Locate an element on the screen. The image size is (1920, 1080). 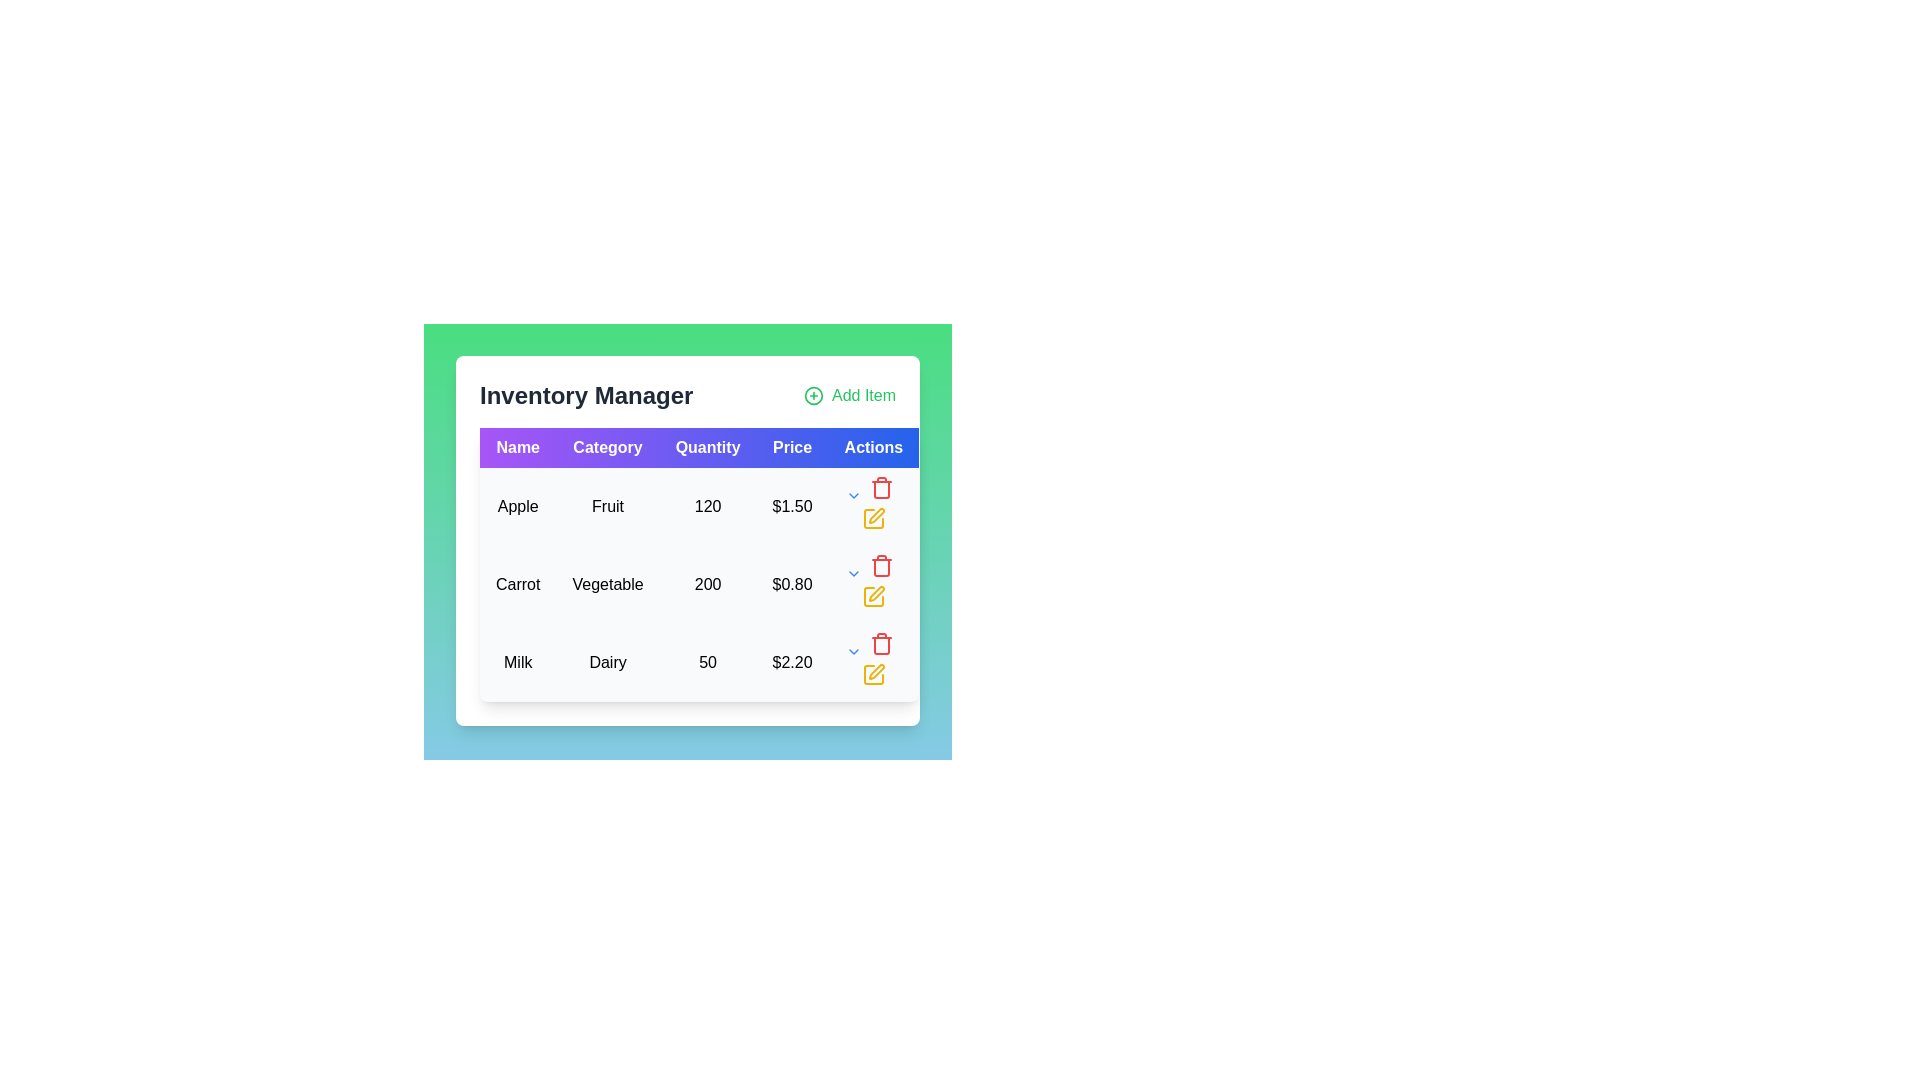
the 'Quantity' text label for the item 'Apple' in the inventory system, located in the second row of the data table under the 'Inventory Manager' header is located at coordinates (708, 505).